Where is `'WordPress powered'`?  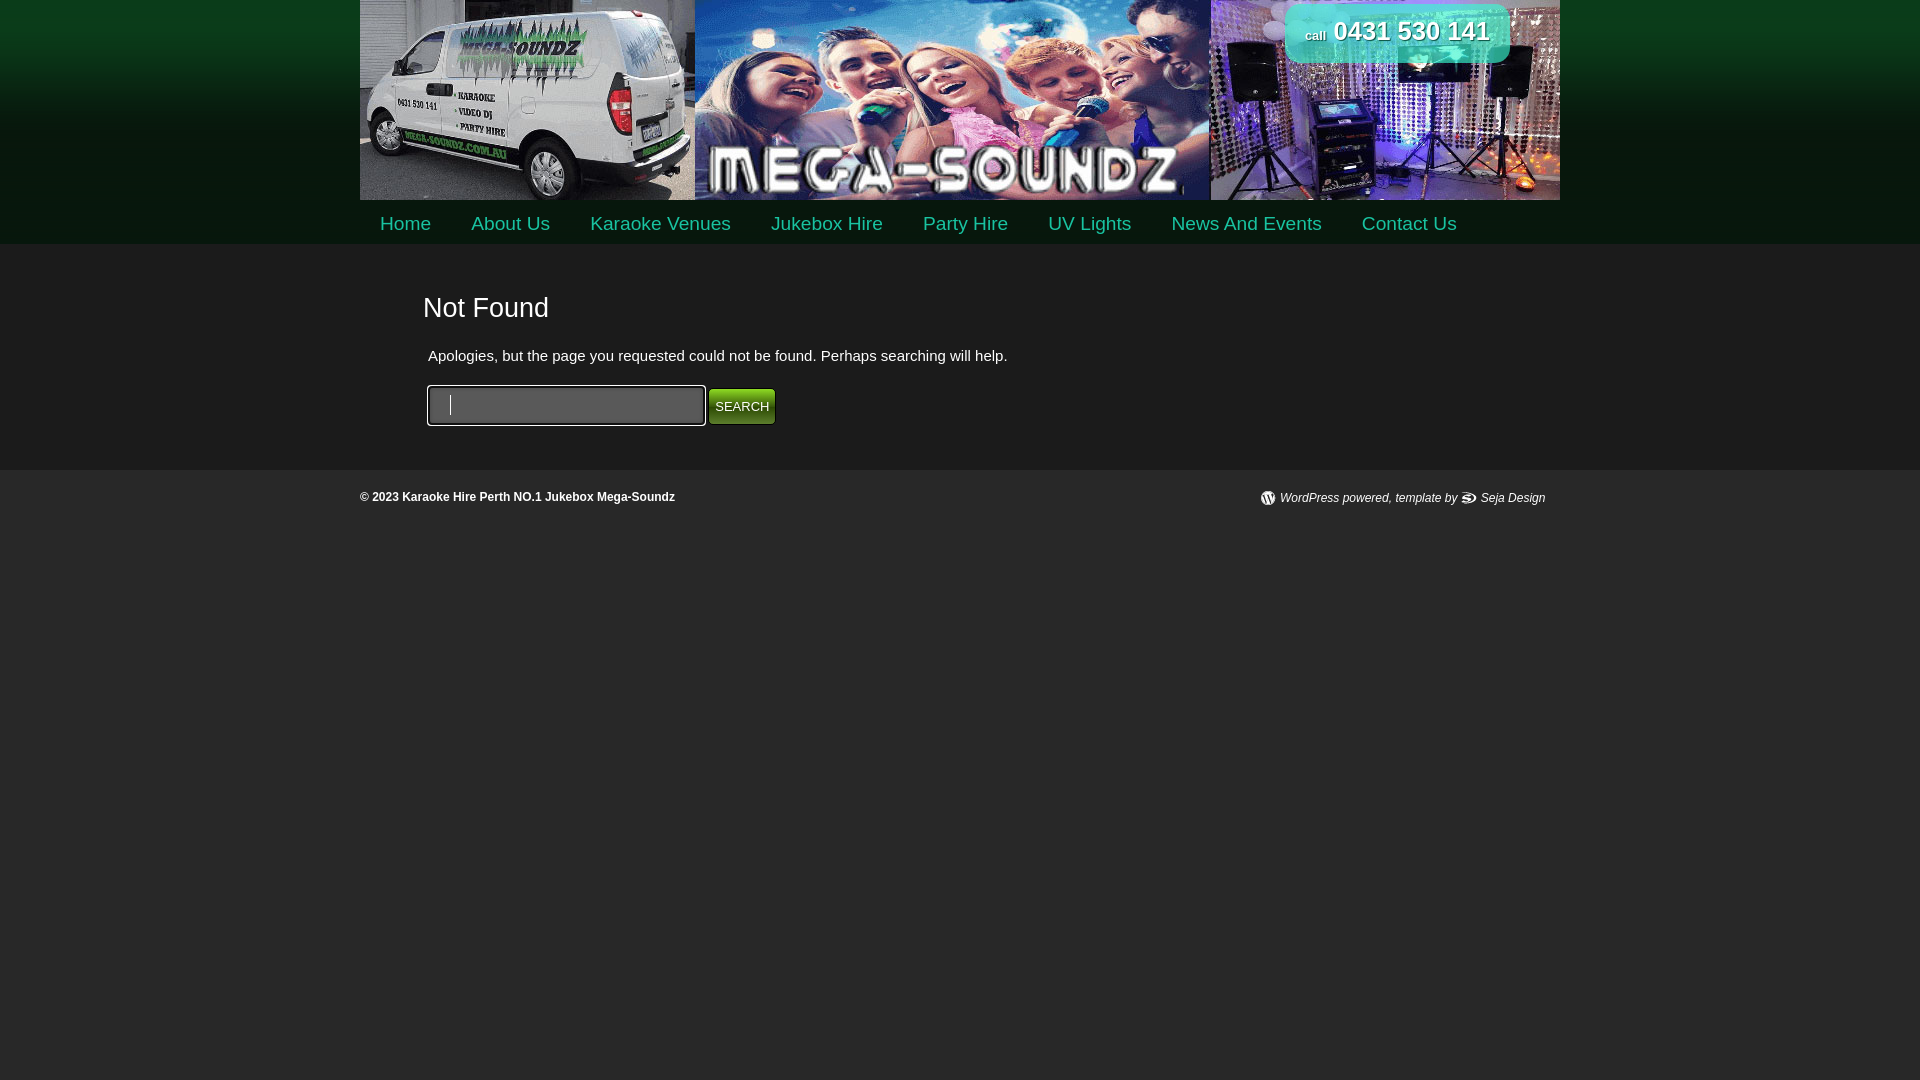 'WordPress powered' is located at coordinates (1324, 496).